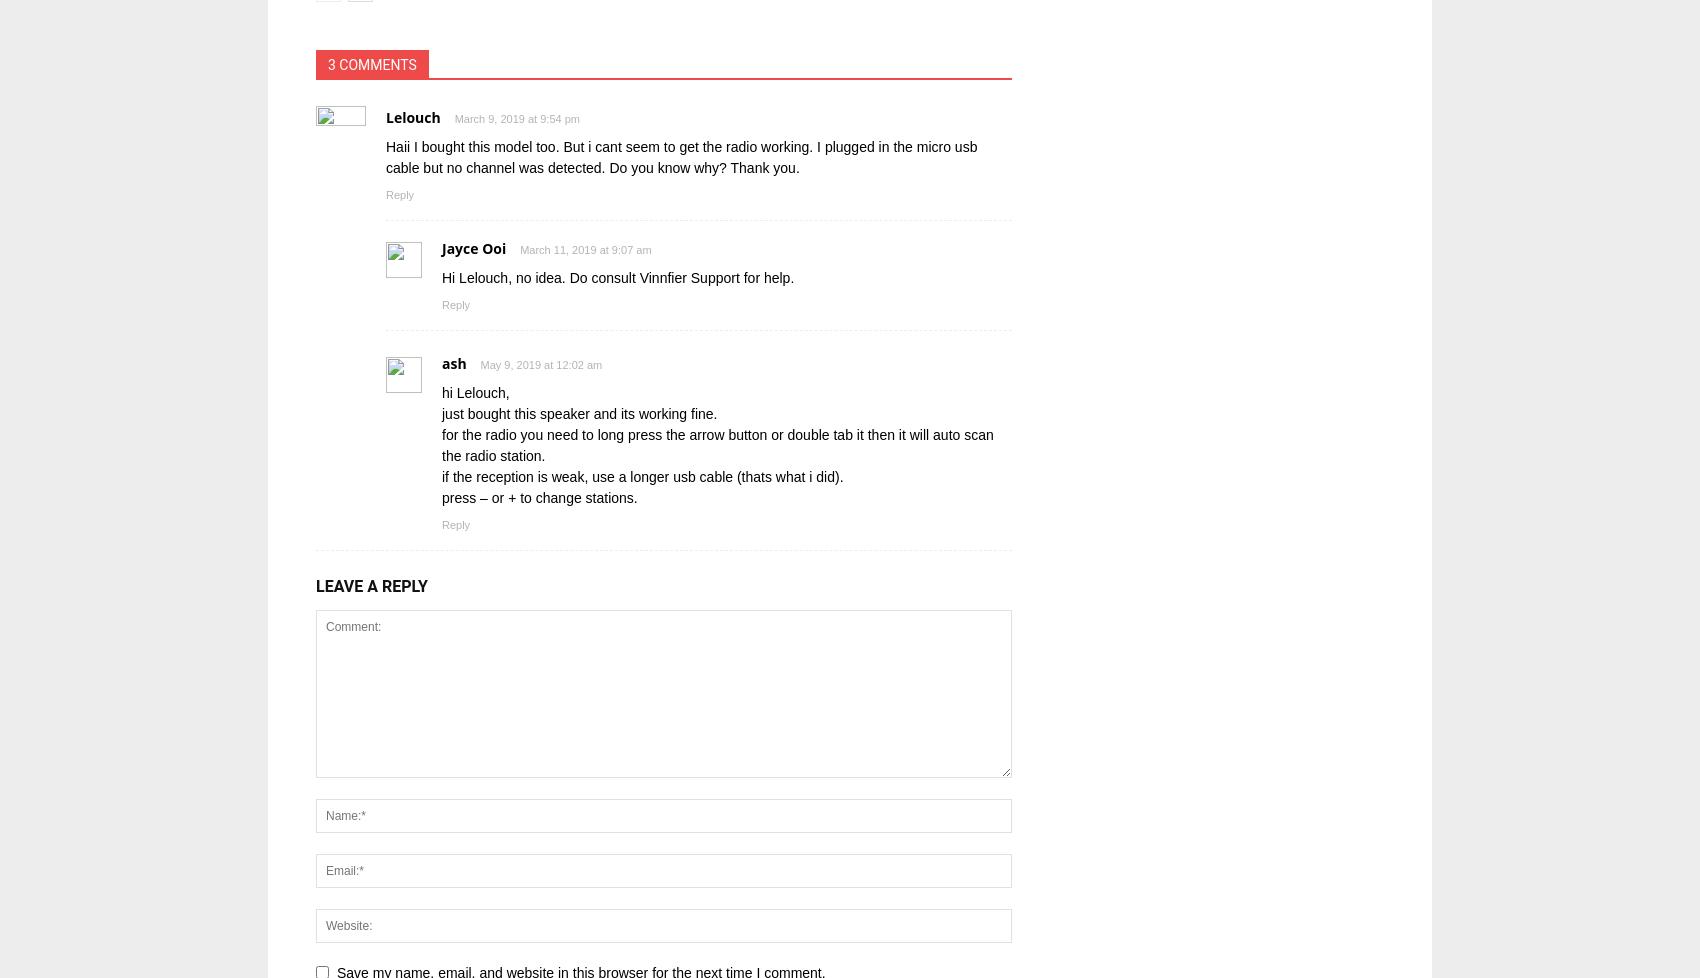 This screenshot has width=1700, height=978. Describe the element at coordinates (717, 444) in the screenshot. I see `'for the radio you need to long press the arrow button or double tab it then it will auto scan the radio station.'` at that location.